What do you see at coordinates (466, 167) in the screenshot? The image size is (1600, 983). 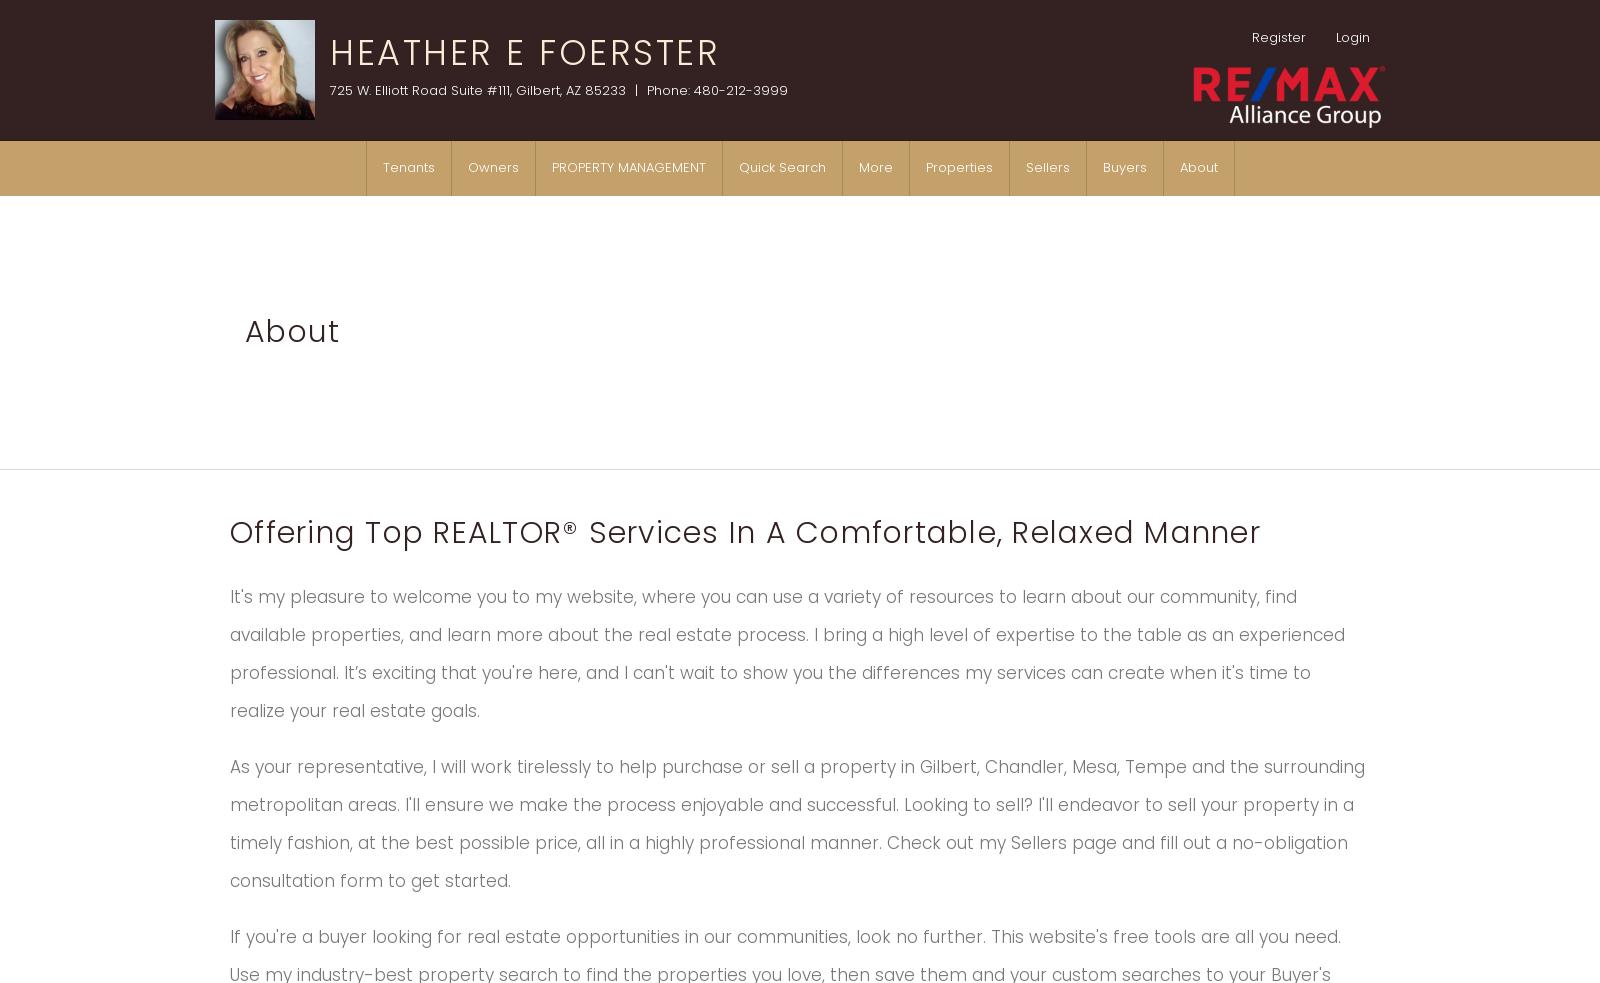 I see `'Owners'` at bounding box center [466, 167].